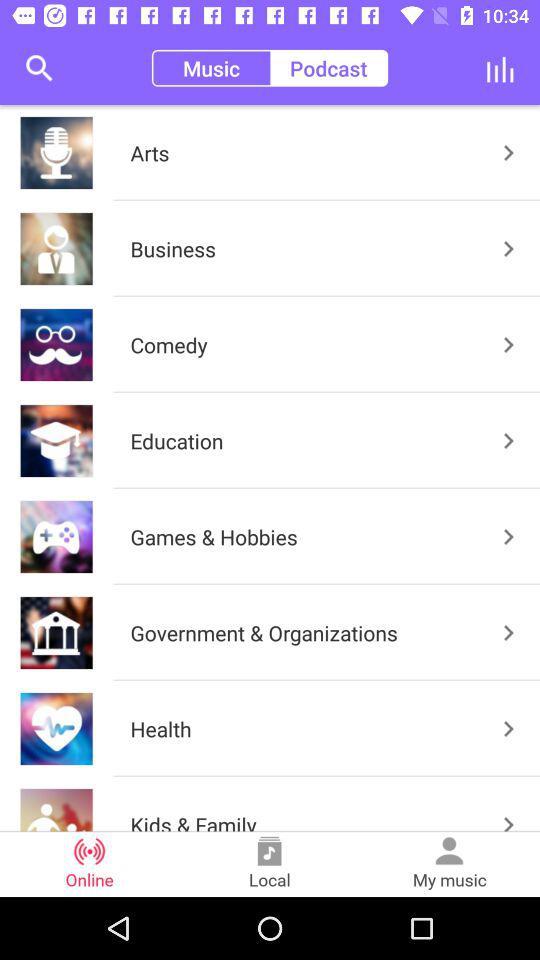 The height and width of the screenshot is (960, 540). I want to click on the item next to the local, so click(89, 863).